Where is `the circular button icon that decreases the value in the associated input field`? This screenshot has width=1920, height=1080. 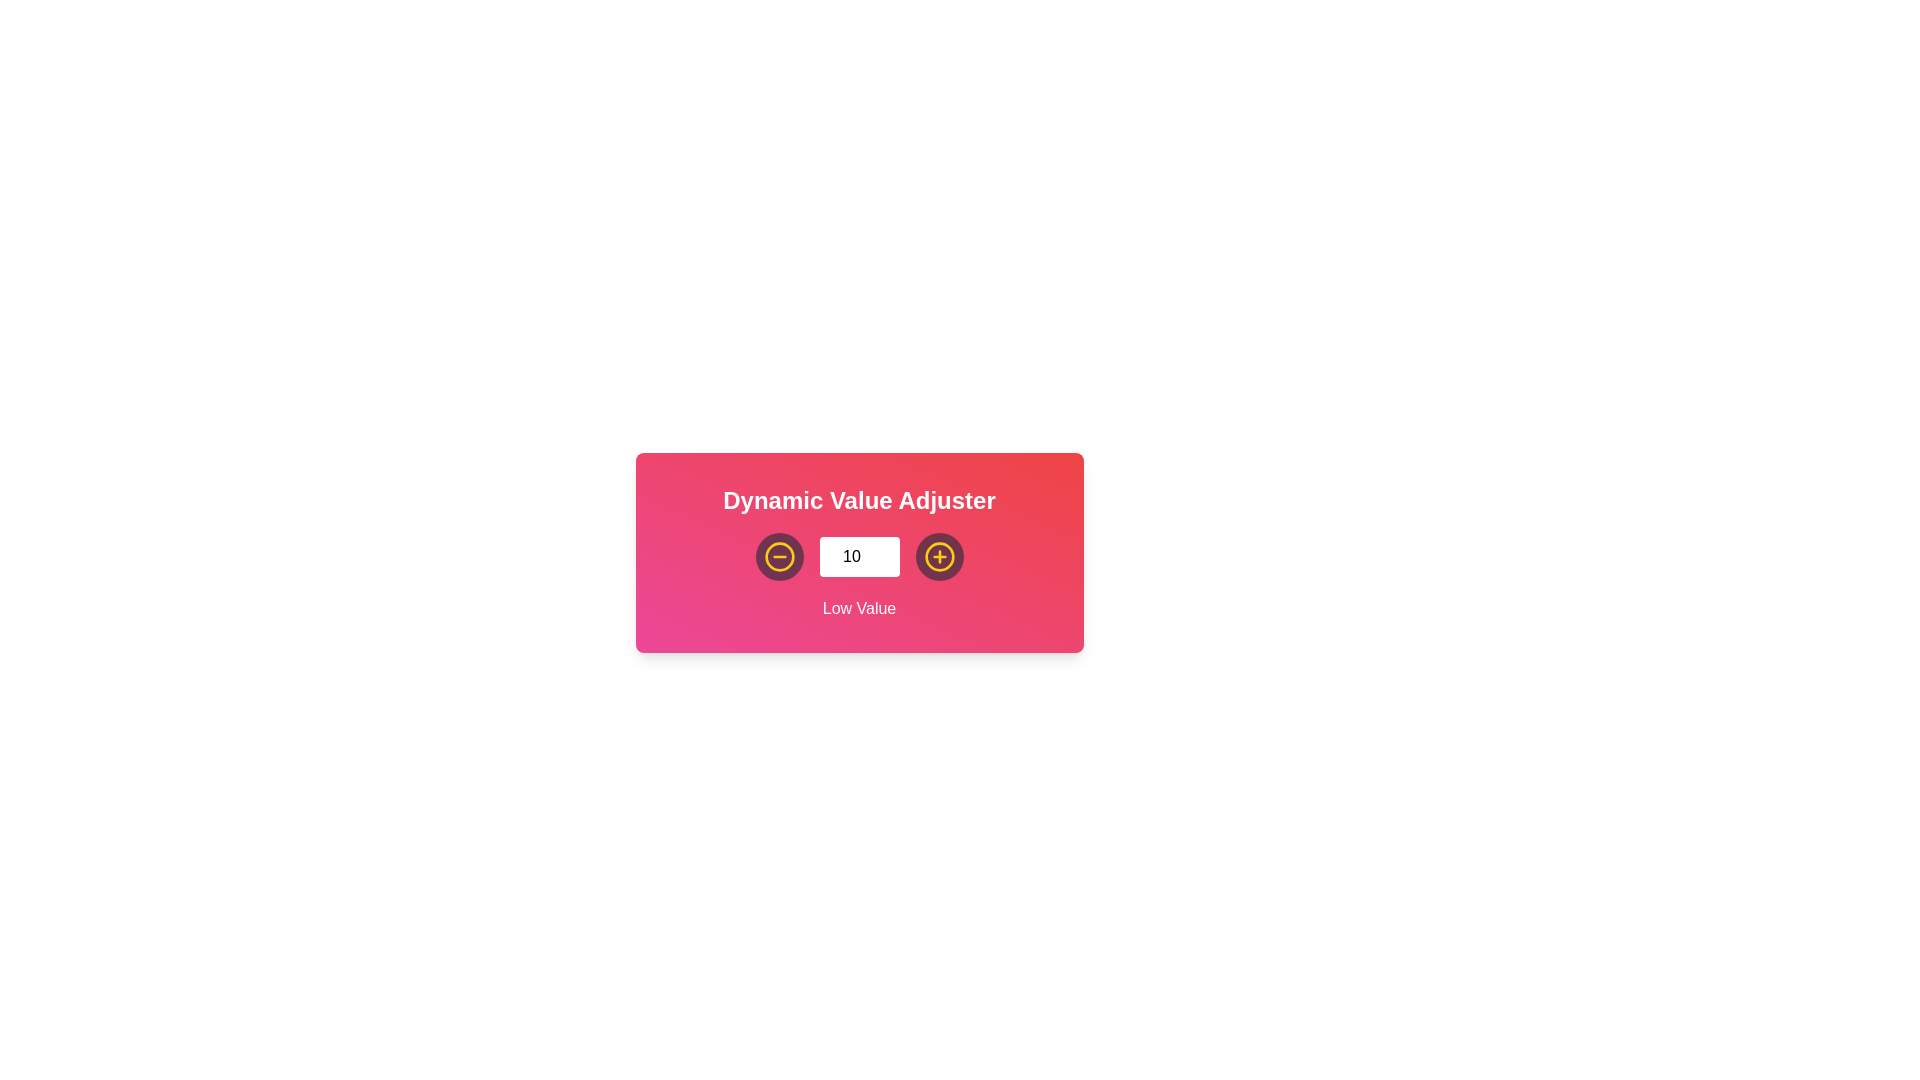 the circular button icon that decreases the value in the associated input field is located at coordinates (938, 556).